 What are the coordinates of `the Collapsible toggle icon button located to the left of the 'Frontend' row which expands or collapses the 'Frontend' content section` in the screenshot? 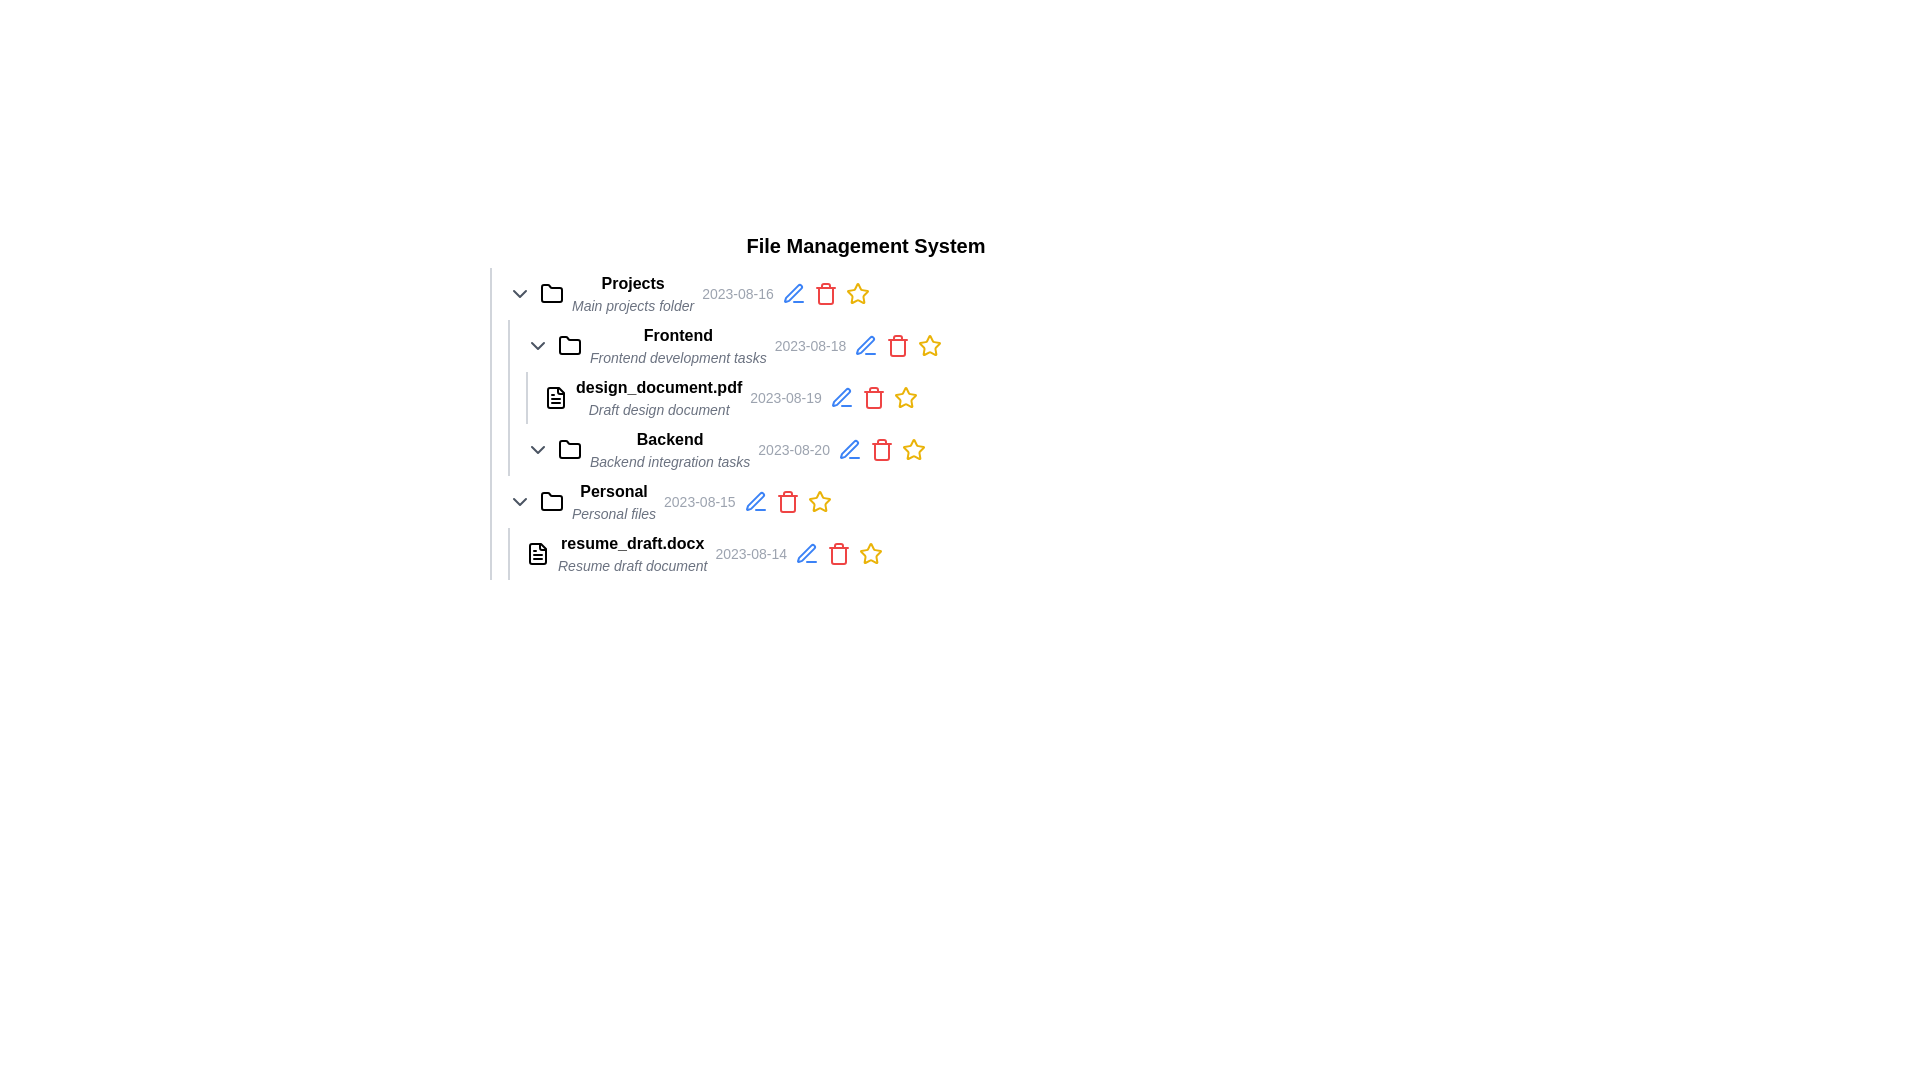 It's located at (537, 345).